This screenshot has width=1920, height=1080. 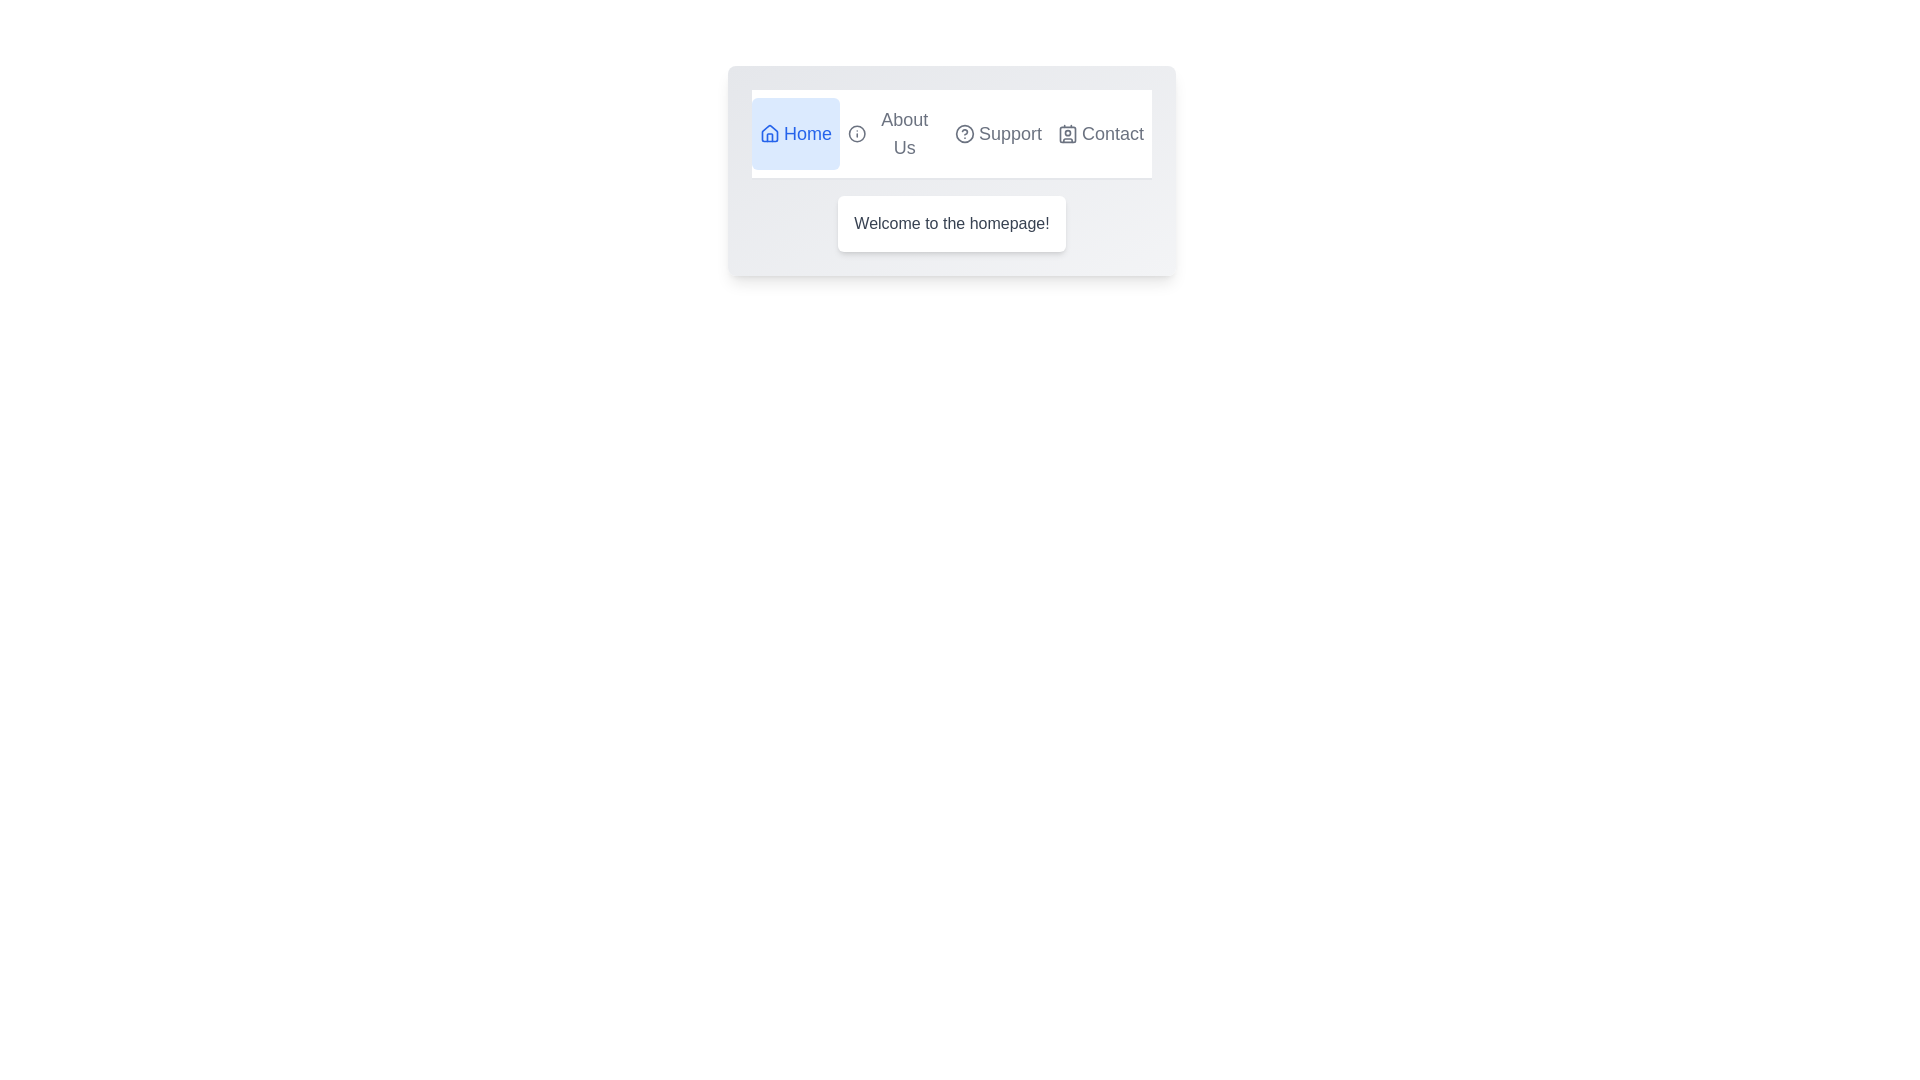 What do you see at coordinates (1099, 134) in the screenshot?
I see `the tab labeled Contact to switch to its view` at bounding box center [1099, 134].